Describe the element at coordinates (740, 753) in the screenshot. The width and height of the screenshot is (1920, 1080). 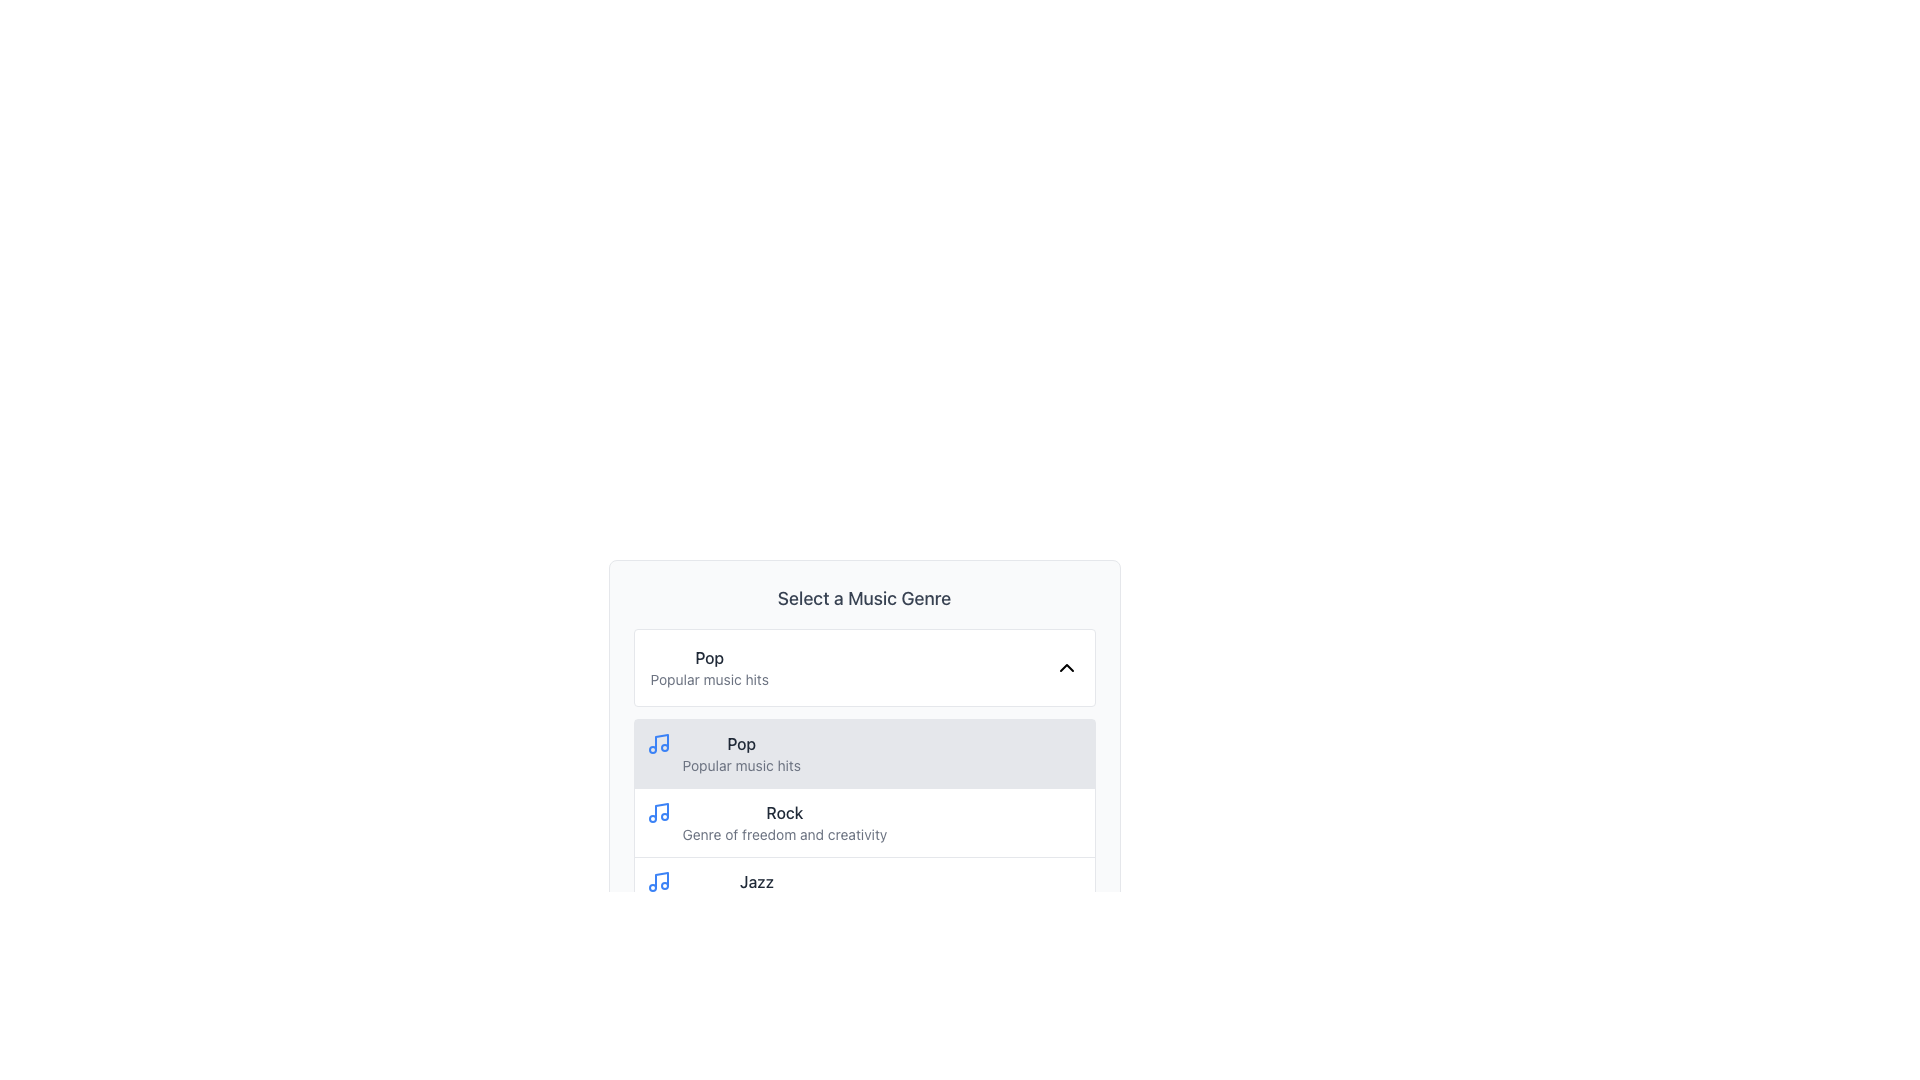
I see `the List Item displaying 'Pop' in bold text and 'Popular music hits' in smaller text` at that location.